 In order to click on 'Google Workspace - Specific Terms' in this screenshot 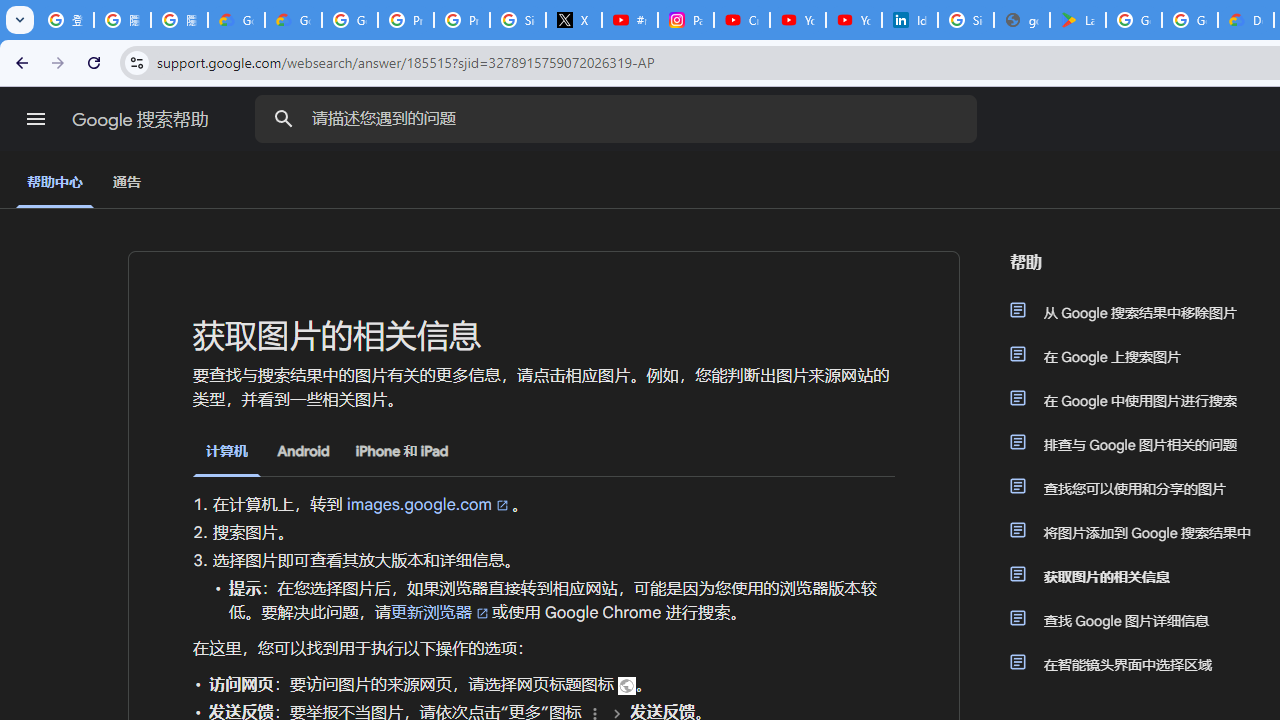, I will do `click(1190, 20)`.